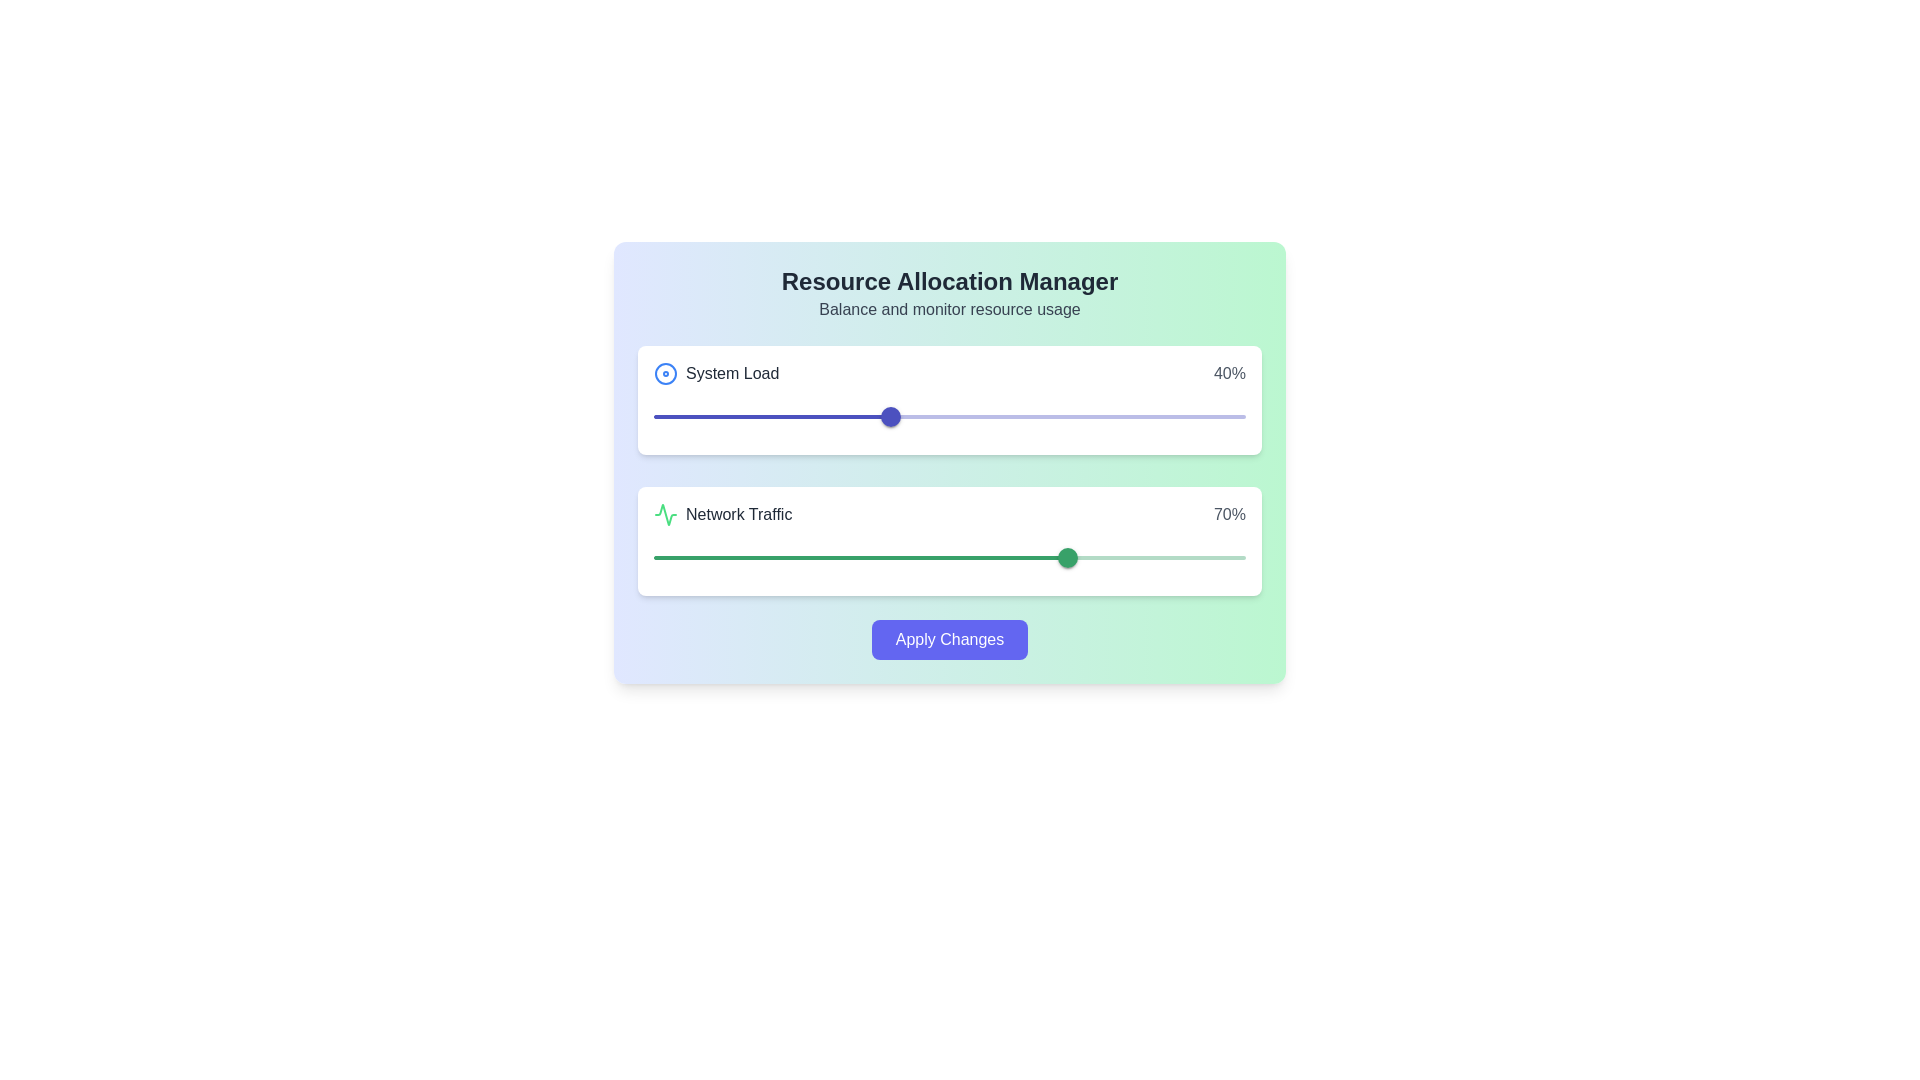 The image size is (1920, 1080). I want to click on the text label that displays the current percentage value of network traffic, located to the right of the 'Network Traffic' text and its associated graphic icon, so click(1228, 514).